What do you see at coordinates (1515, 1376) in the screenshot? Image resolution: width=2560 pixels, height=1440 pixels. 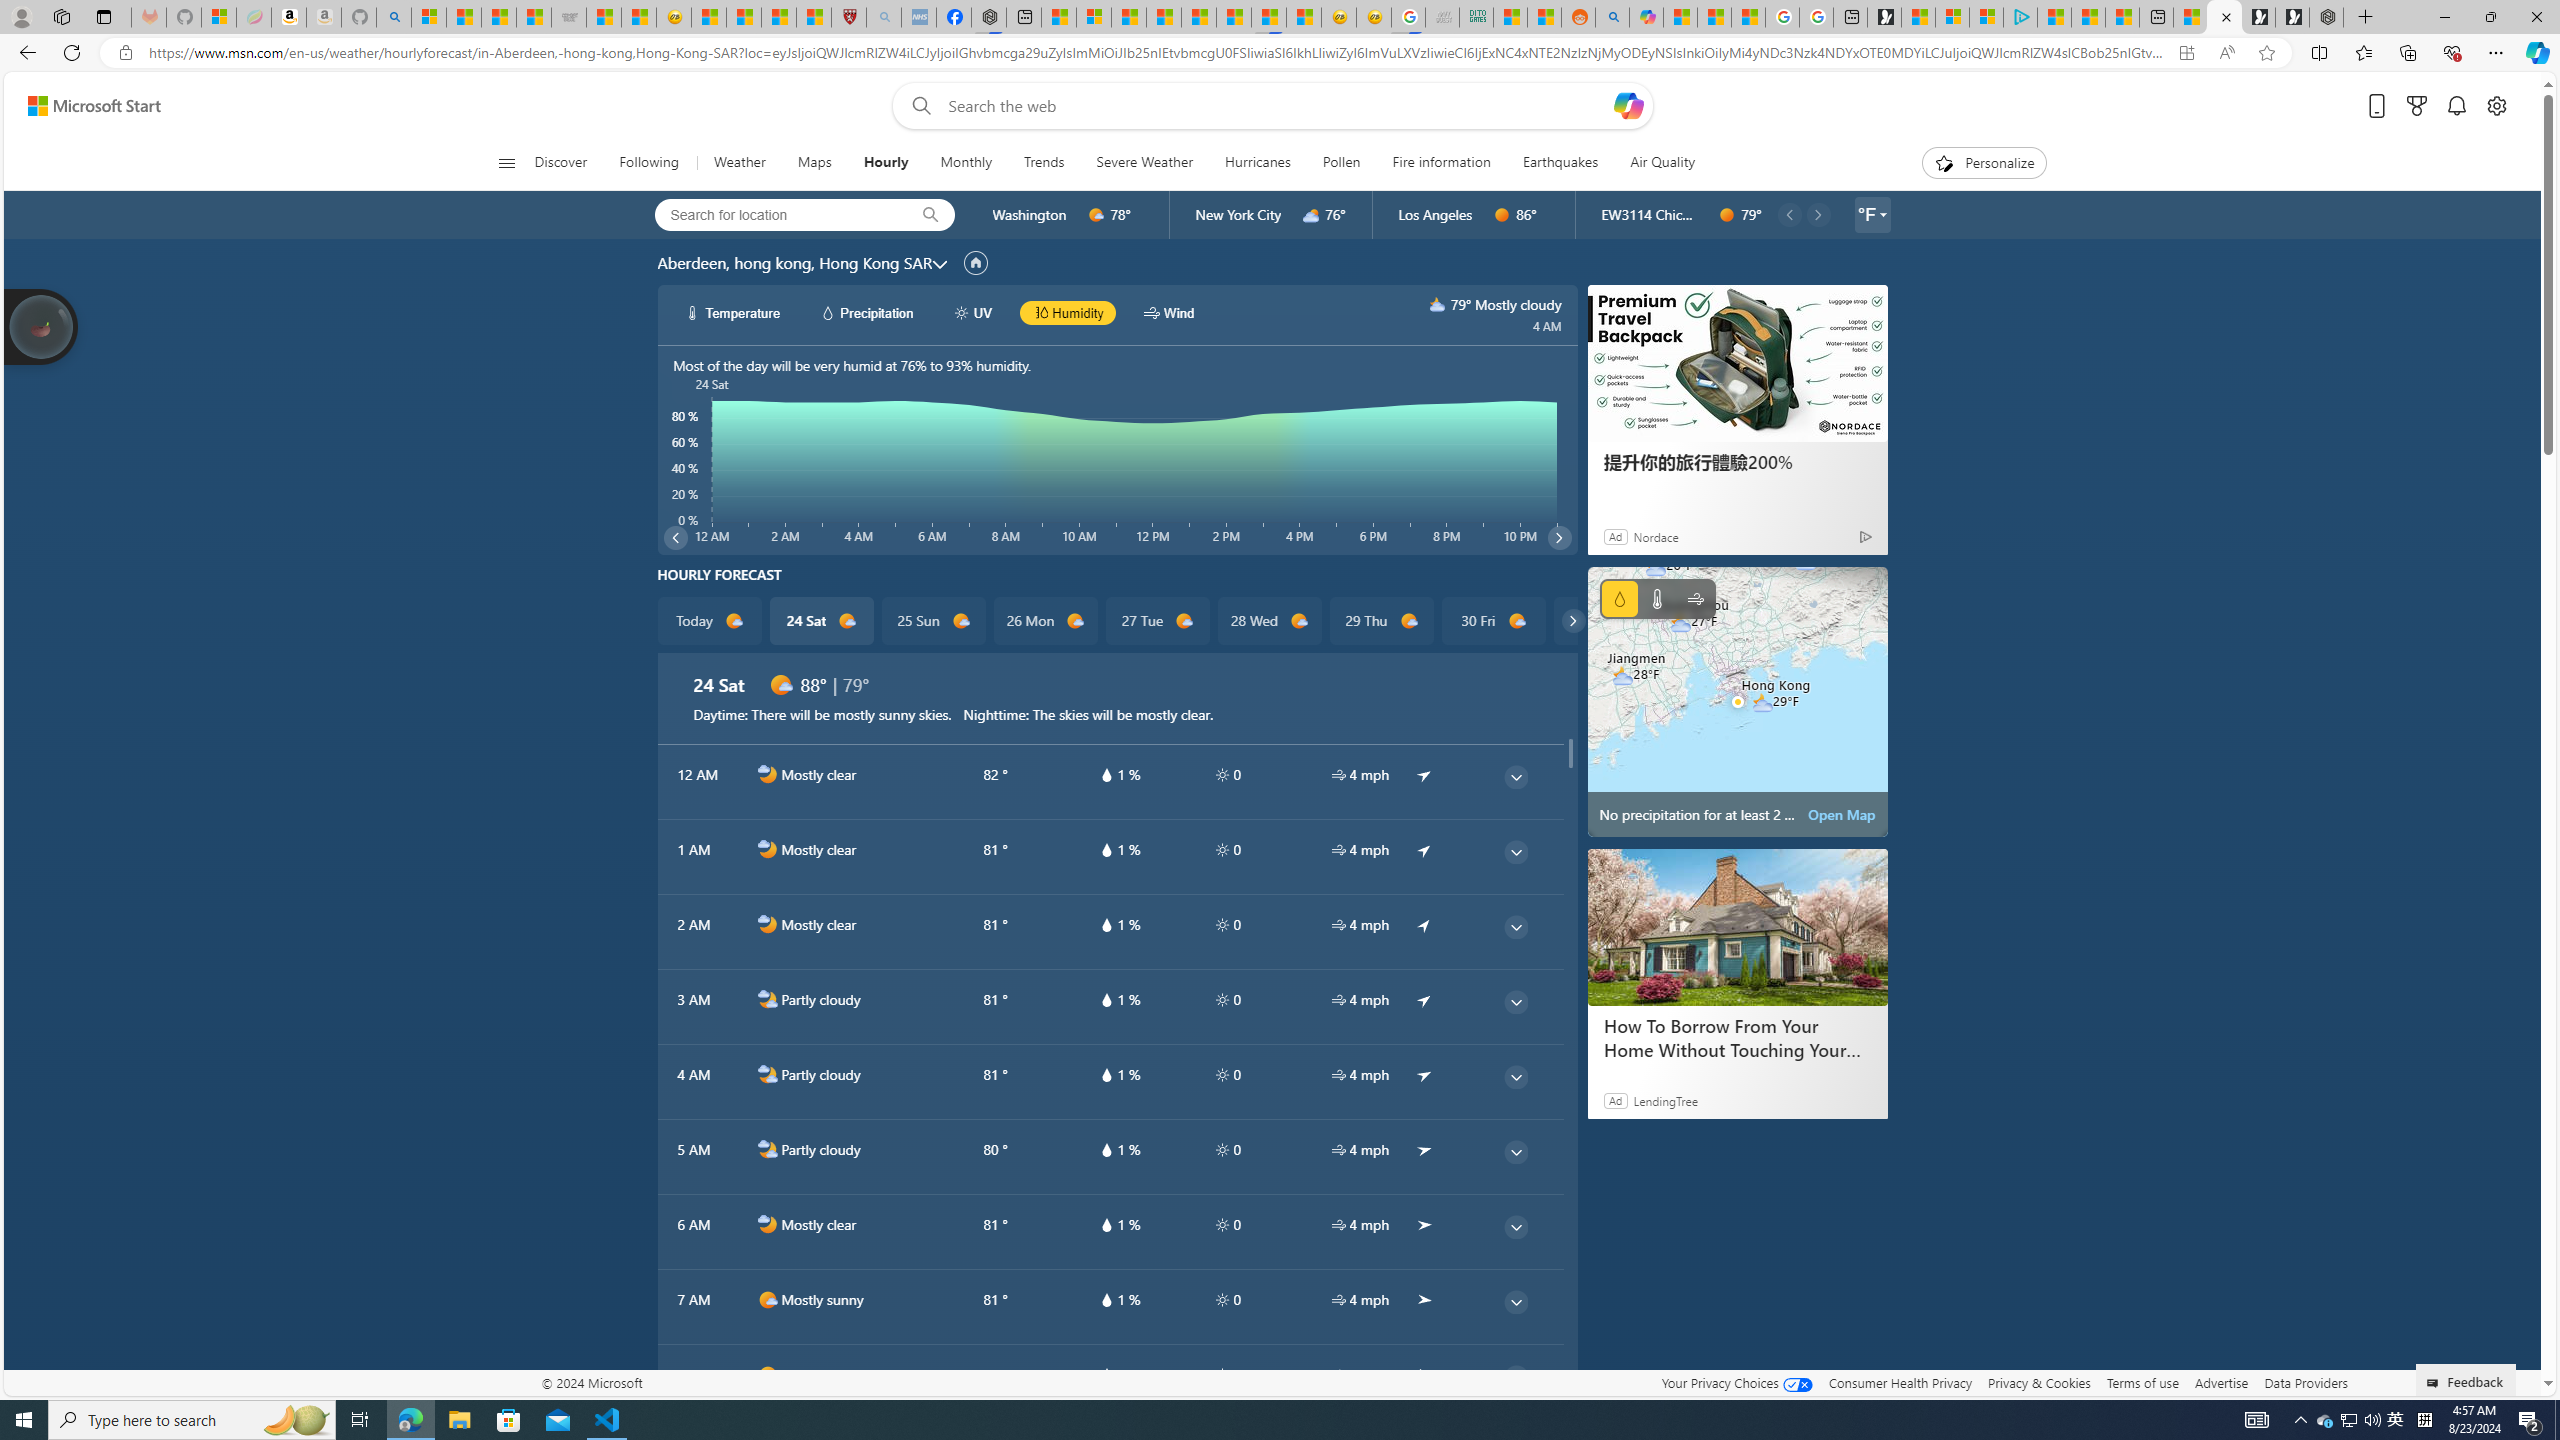 I see `'common/thinArrow'` at bounding box center [1515, 1376].